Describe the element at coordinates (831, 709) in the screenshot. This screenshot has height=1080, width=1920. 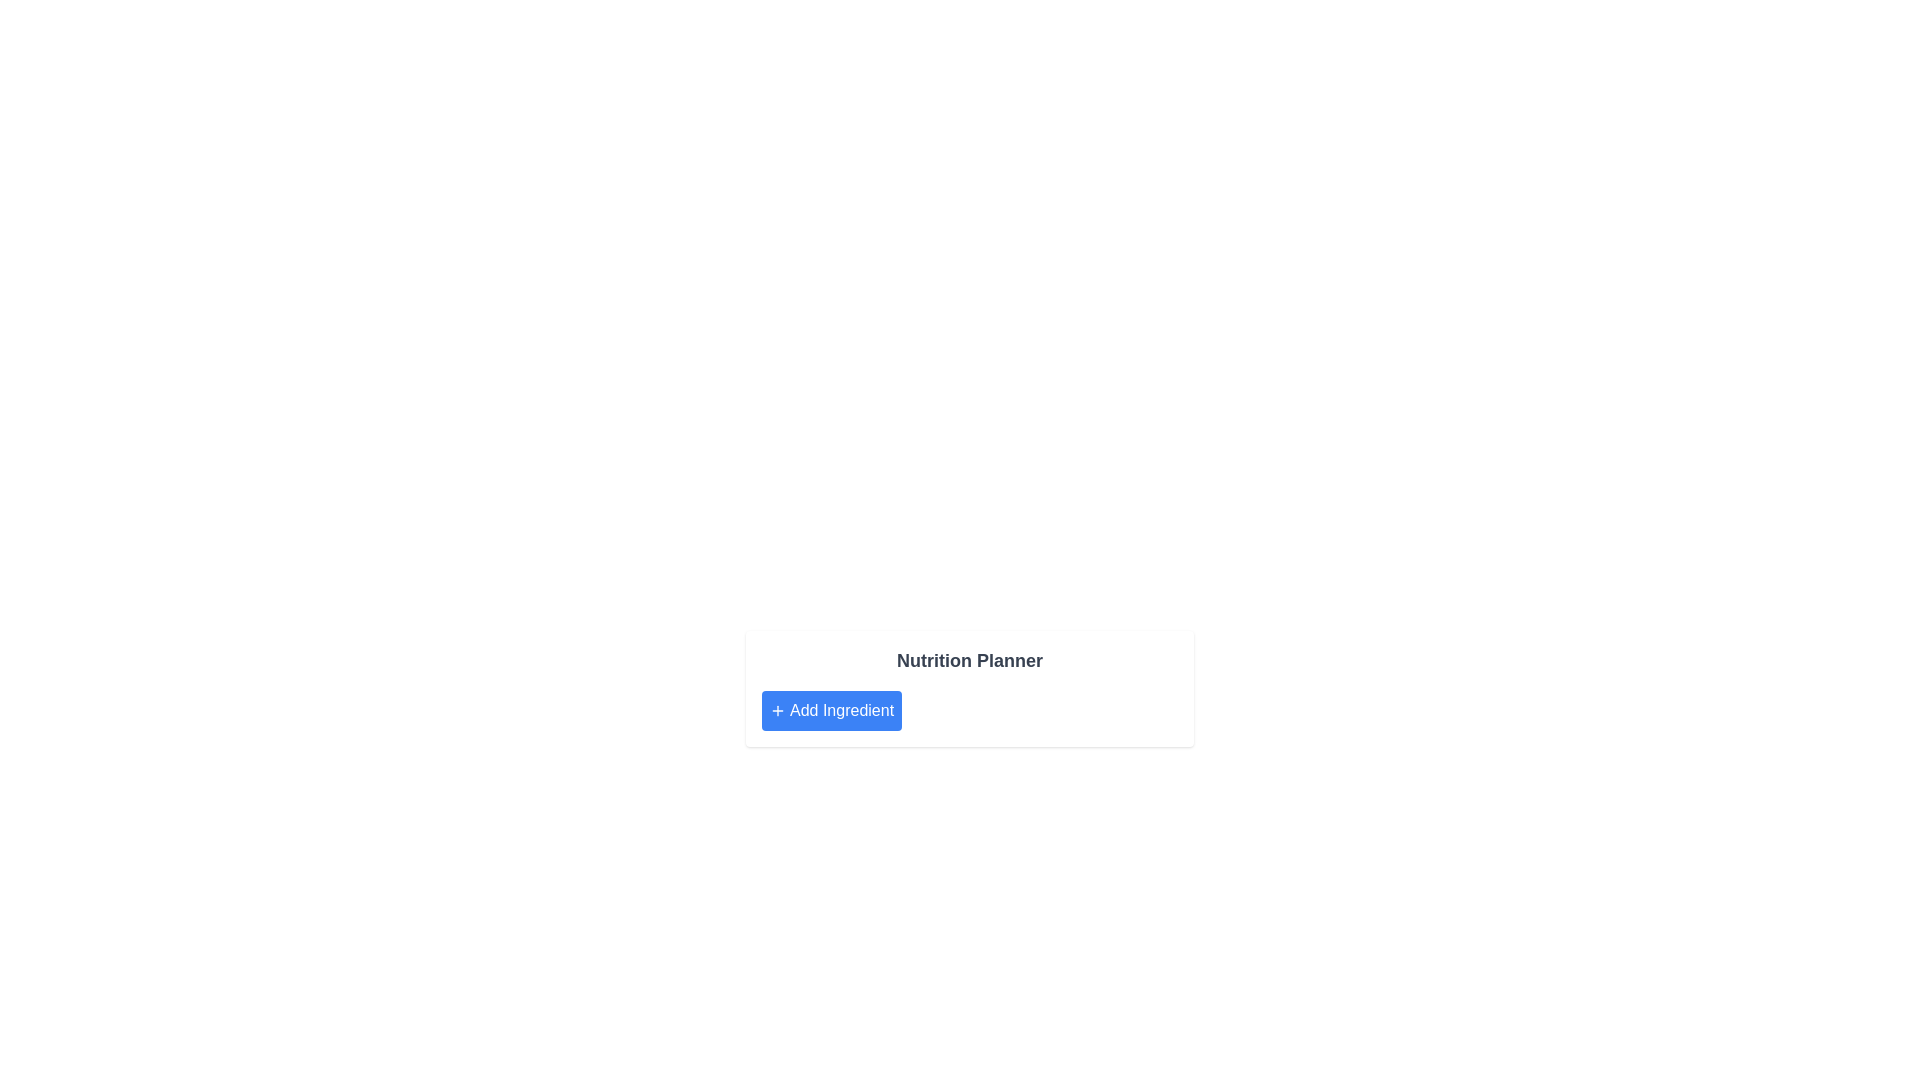
I see `the button within the white, rounded box labeled 'Nutrition Planner'` at that location.